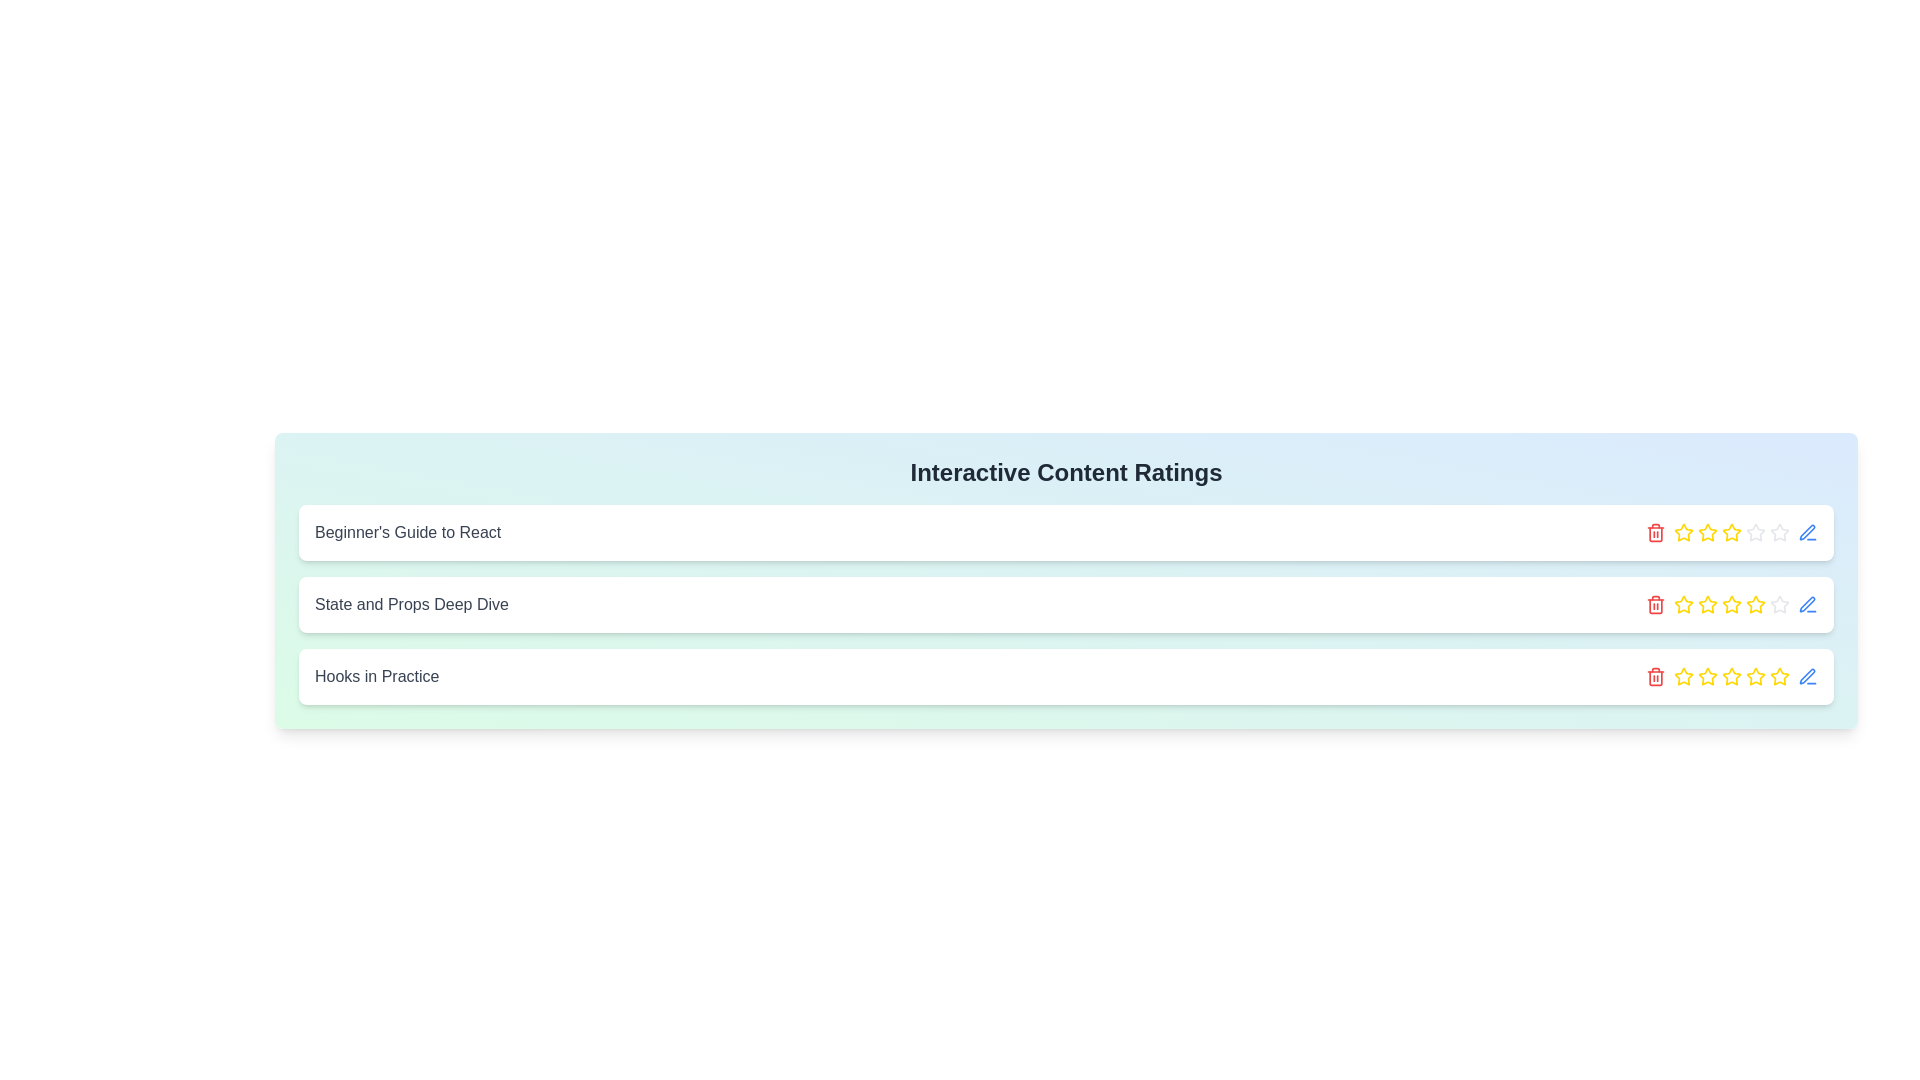  Describe the element at coordinates (1731, 531) in the screenshot. I see `the fourth star icon in the rating system, which is outlined in yellow and has a hollow center` at that location.